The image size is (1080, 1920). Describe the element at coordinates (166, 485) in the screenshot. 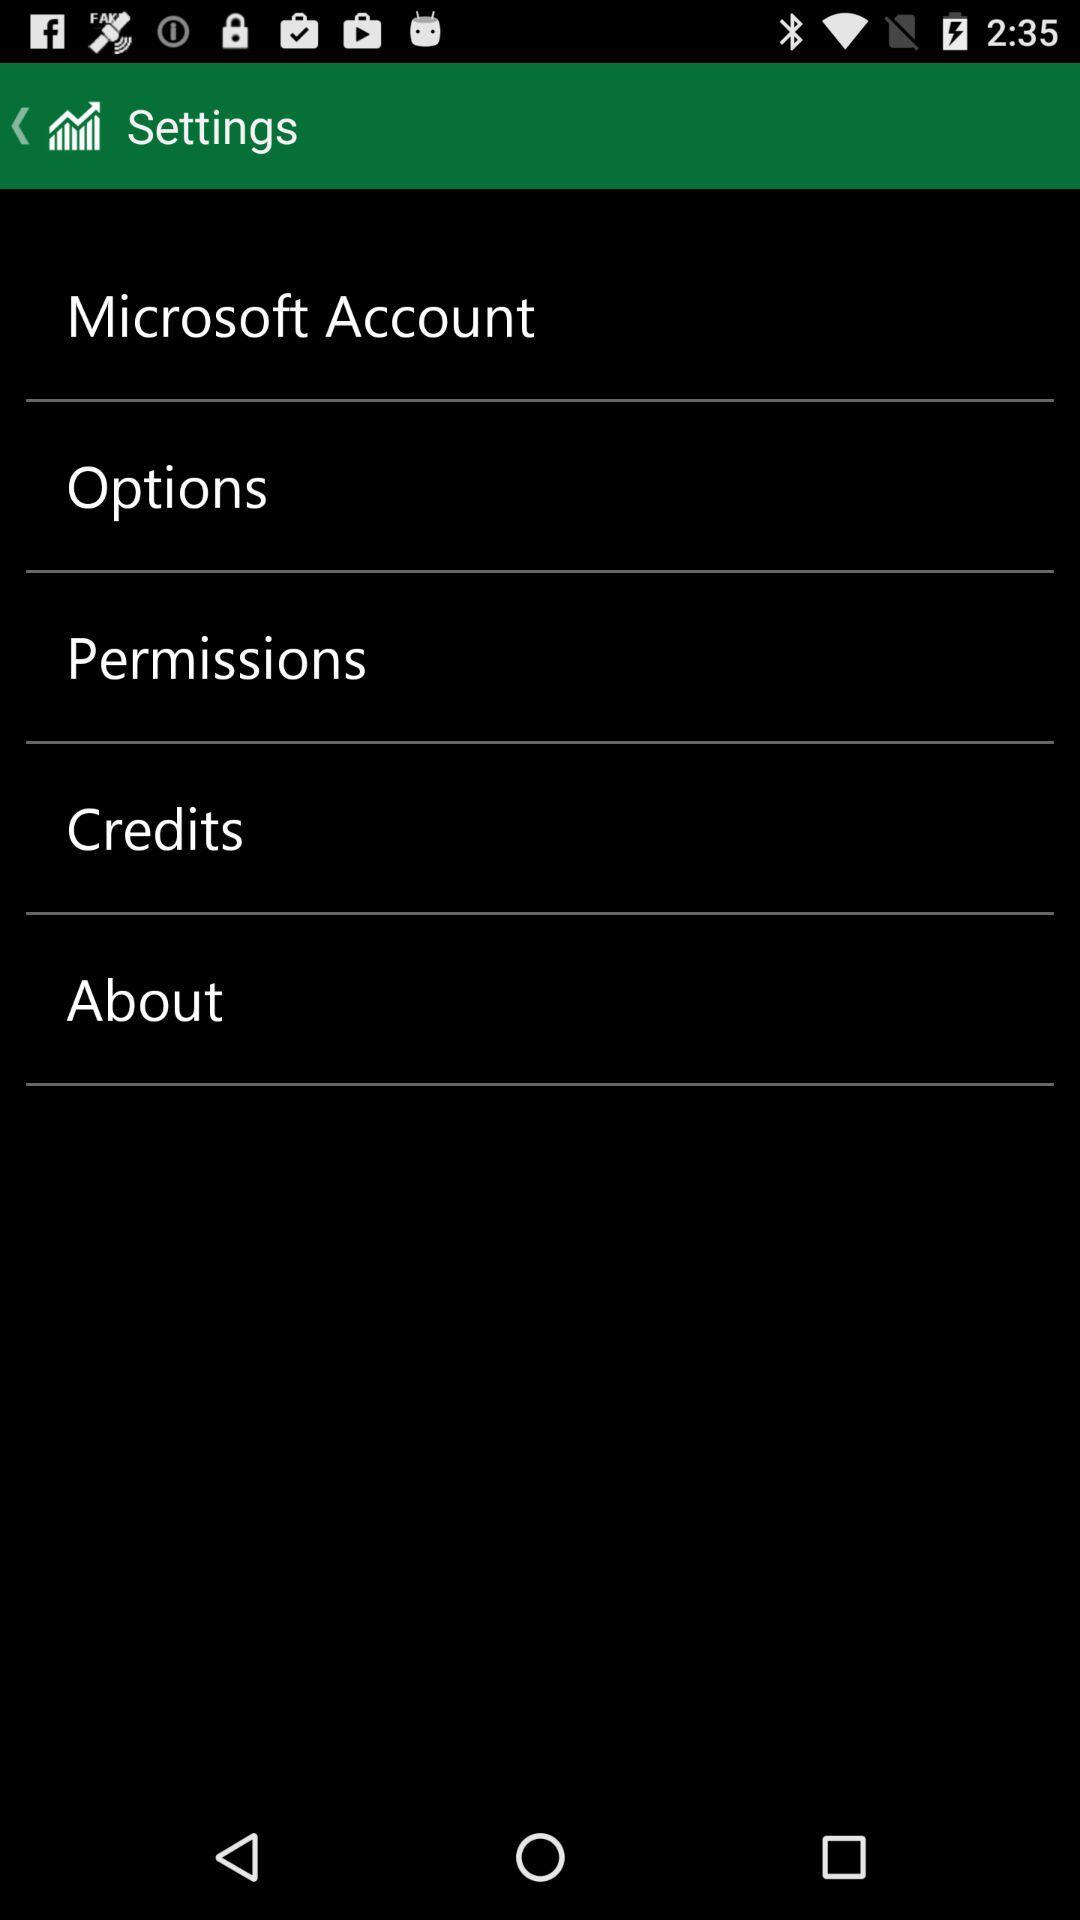

I see `item below microsoft account icon` at that location.